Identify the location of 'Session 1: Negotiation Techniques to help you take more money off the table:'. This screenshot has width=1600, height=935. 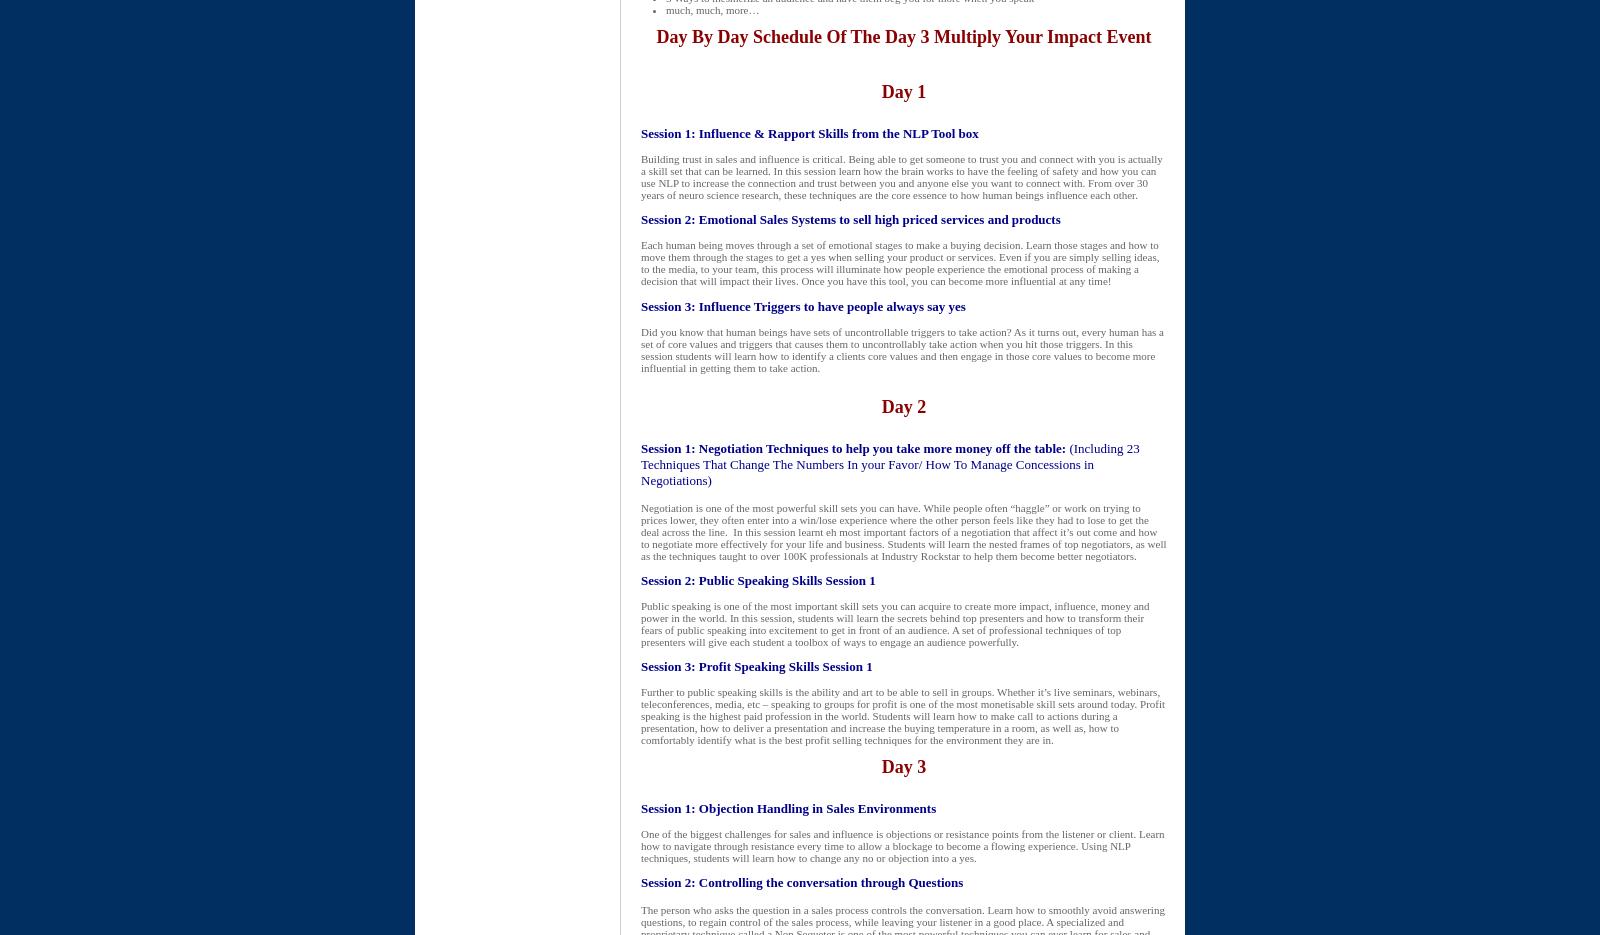
(852, 447).